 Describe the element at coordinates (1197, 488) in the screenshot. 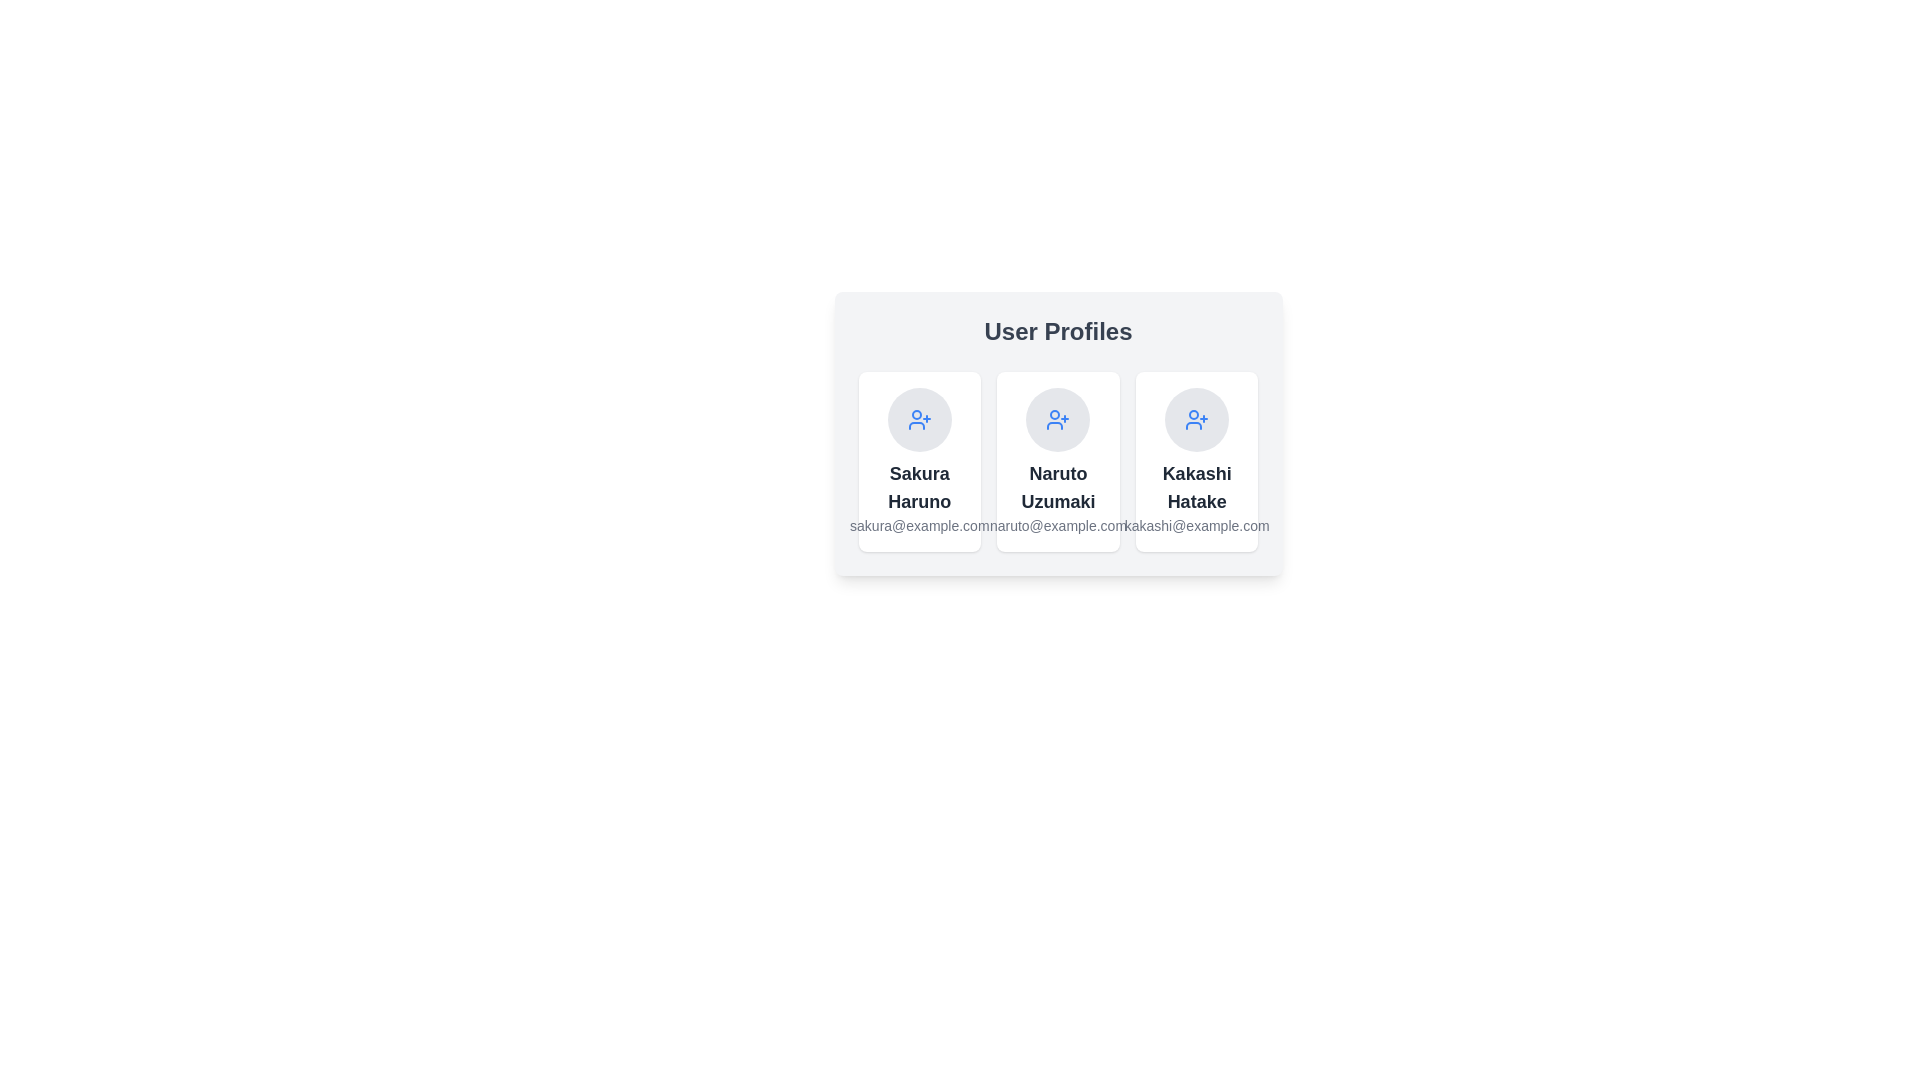

I see `displayed name 'Kakashi Hatake' from the text label located in the third profile card, below the avatar icon and above the email address` at that location.